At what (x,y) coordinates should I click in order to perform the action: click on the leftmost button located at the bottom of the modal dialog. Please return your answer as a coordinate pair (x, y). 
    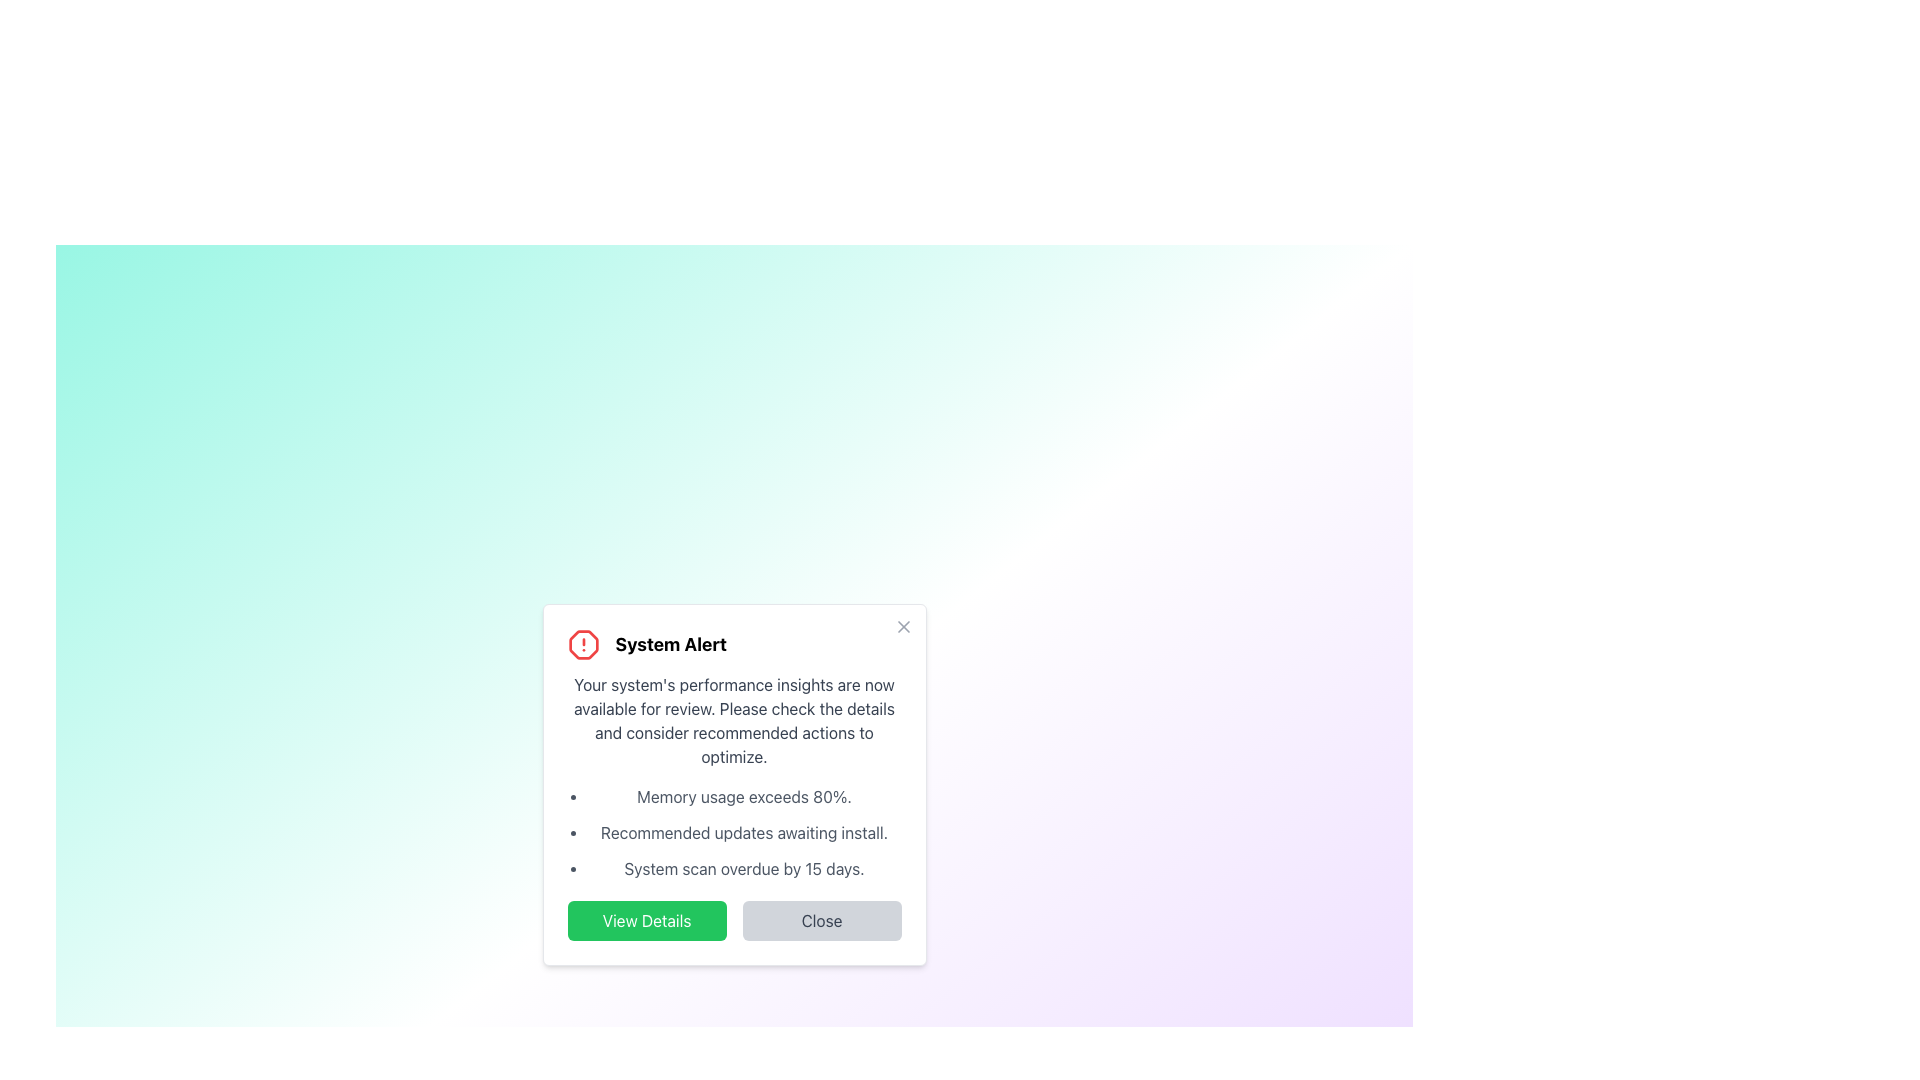
    Looking at the image, I should click on (647, 921).